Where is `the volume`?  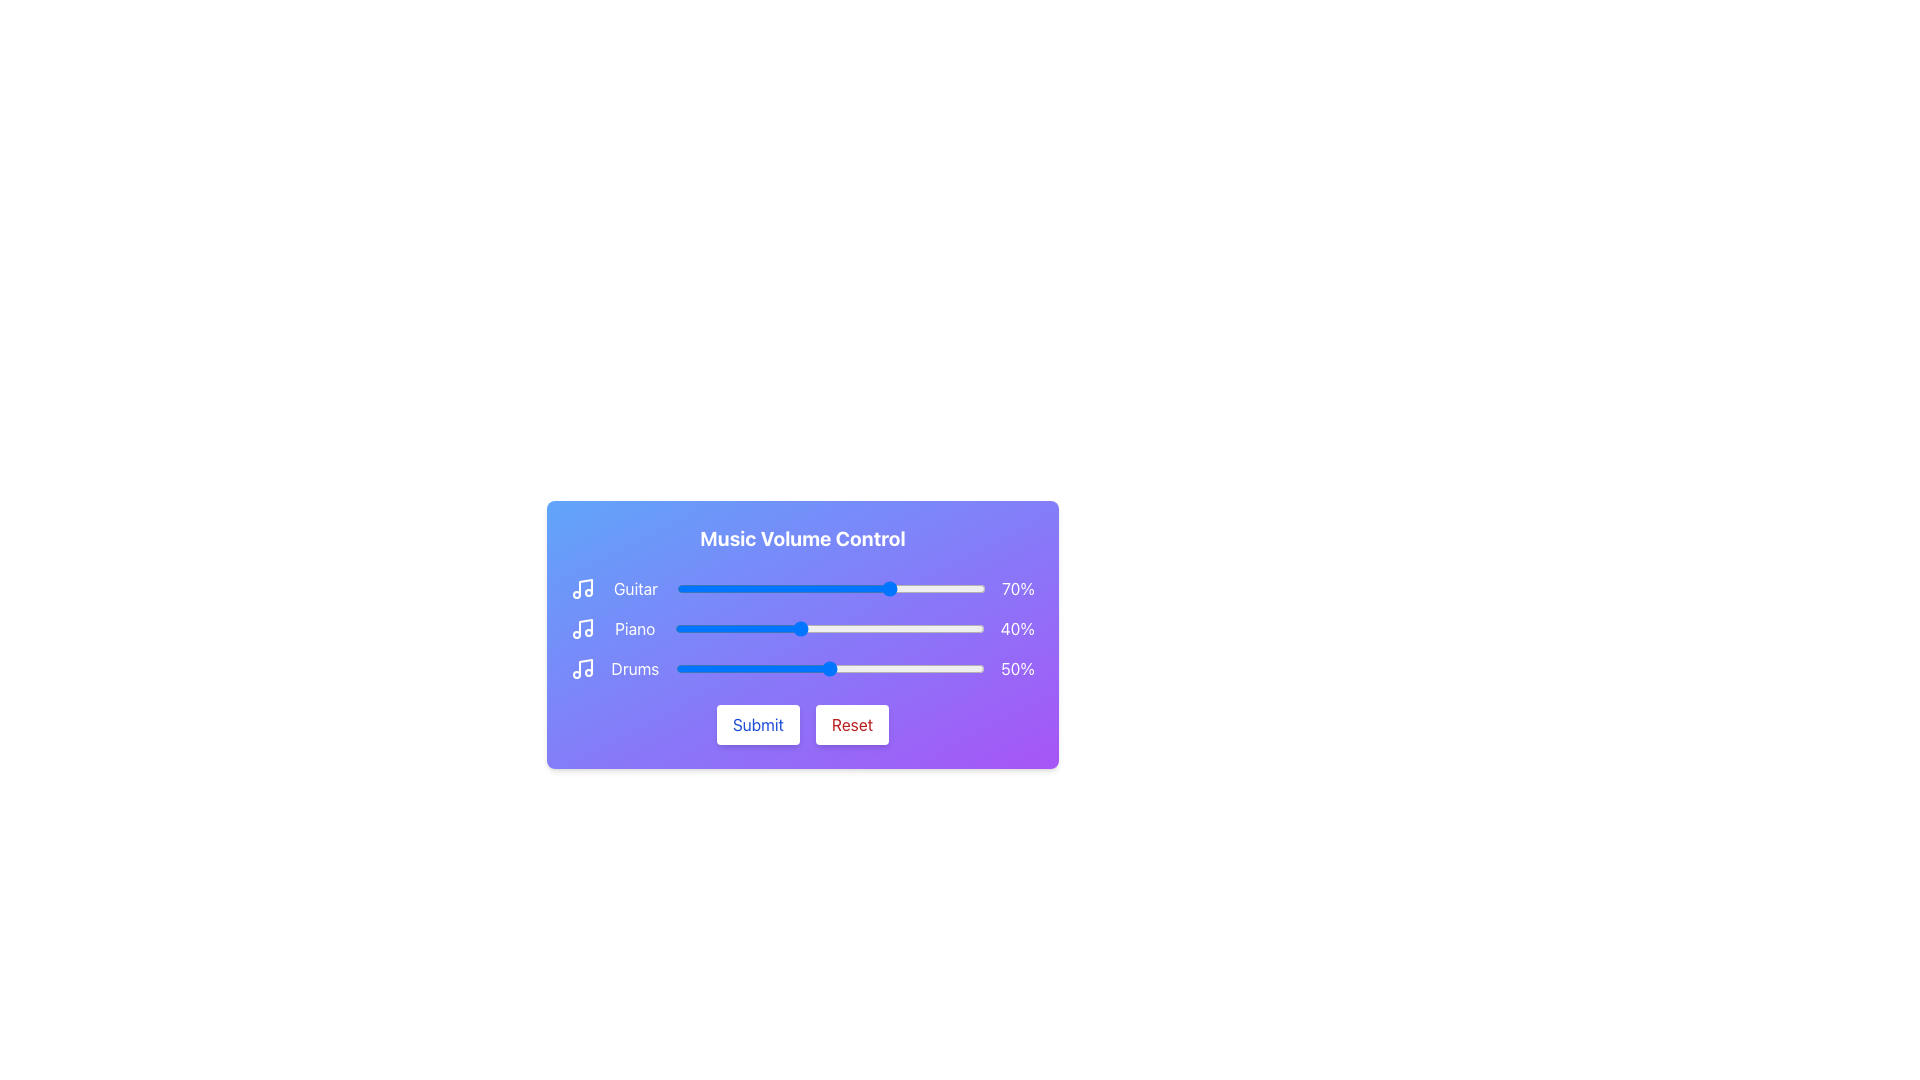 the volume is located at coordinates (842, 668).